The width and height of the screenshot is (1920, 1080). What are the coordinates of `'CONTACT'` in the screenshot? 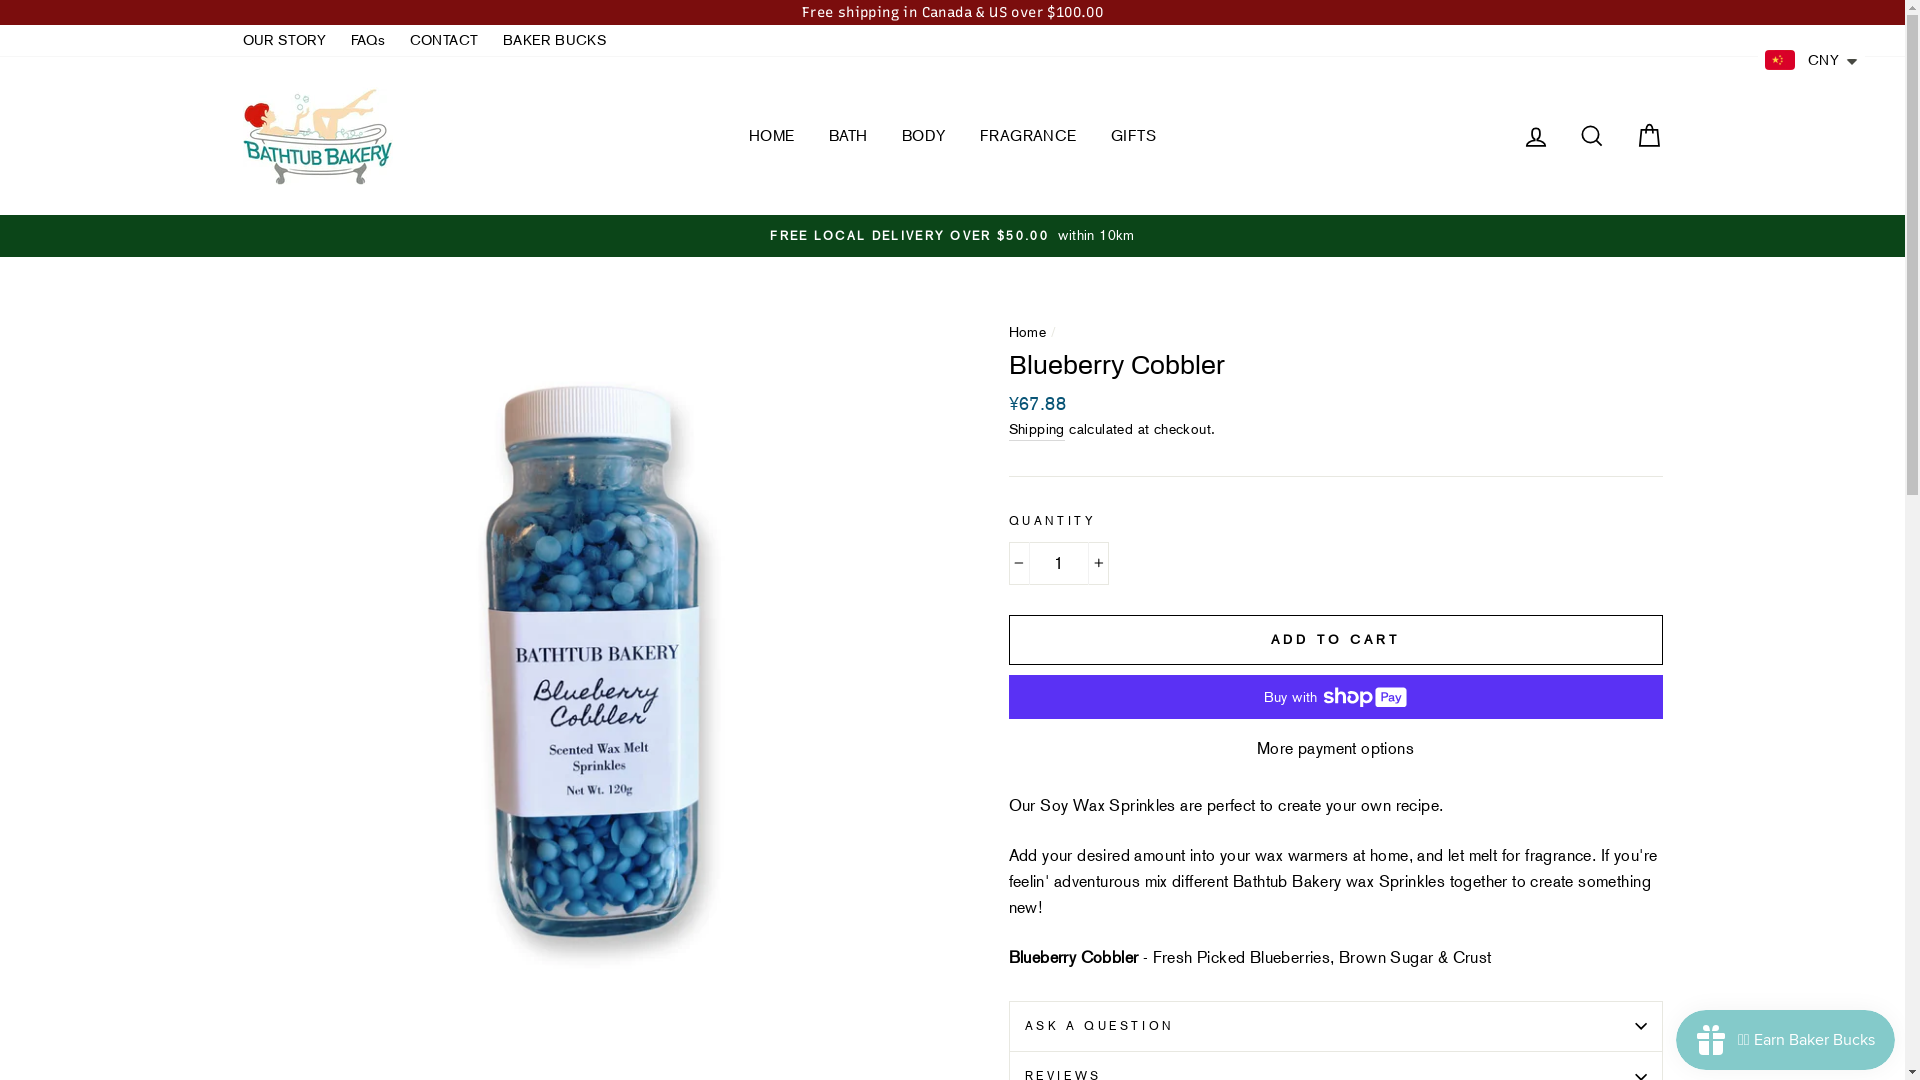 It's located at (443, 41).